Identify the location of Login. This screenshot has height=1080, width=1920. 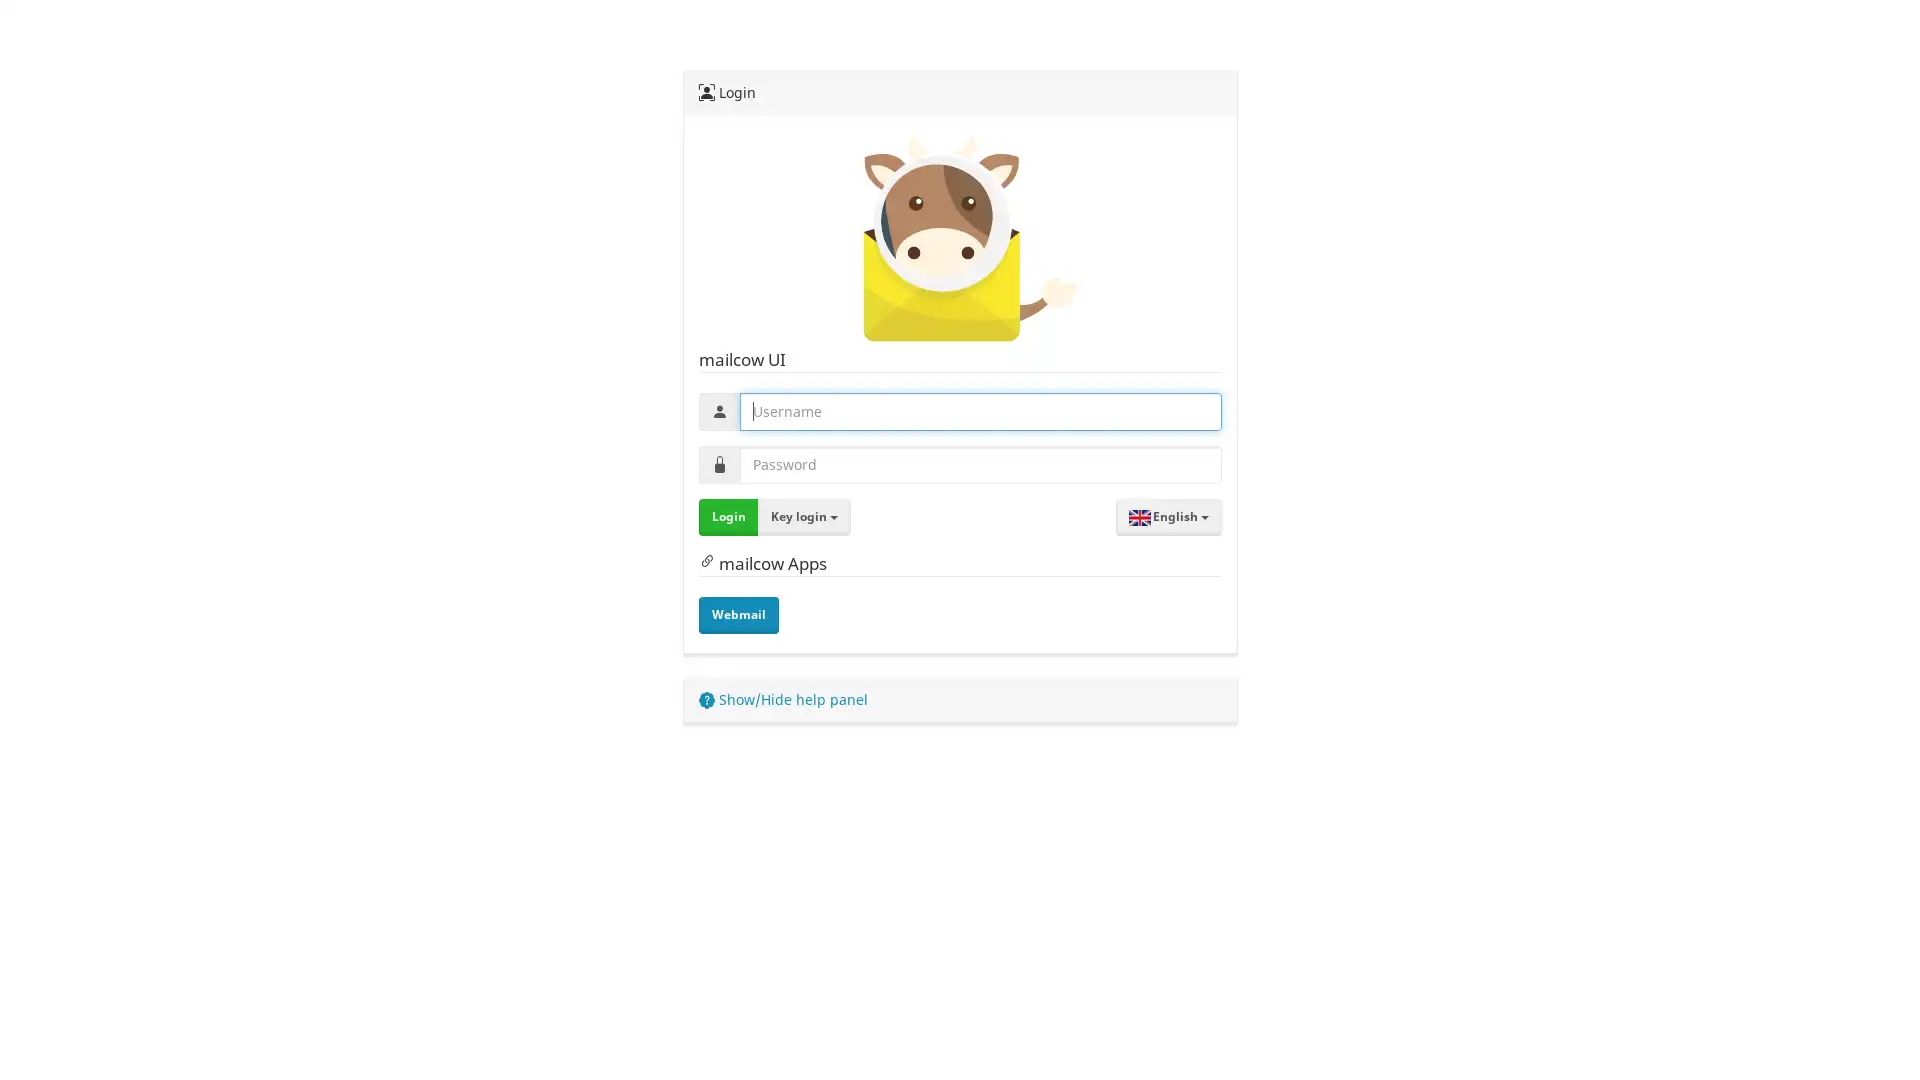
(727, 515).